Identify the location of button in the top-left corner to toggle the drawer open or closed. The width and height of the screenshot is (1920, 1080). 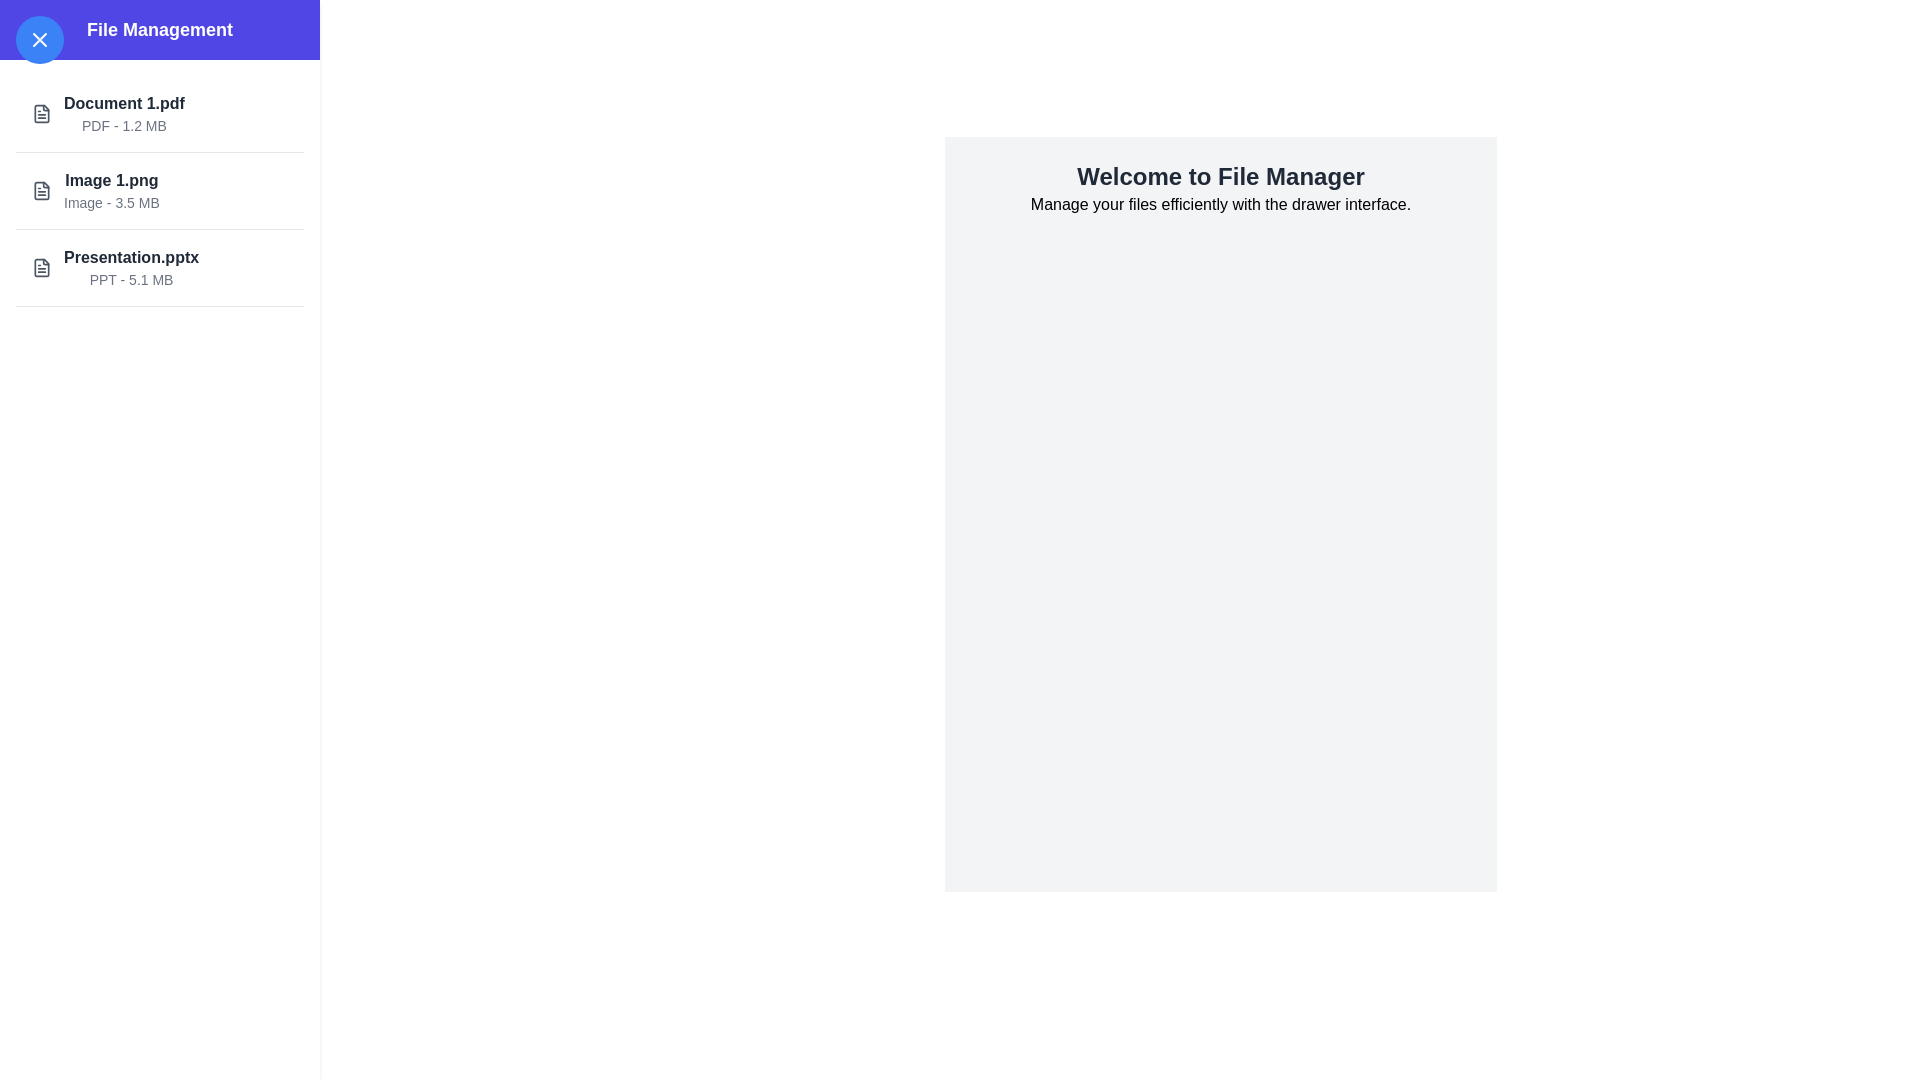
(39, 39).